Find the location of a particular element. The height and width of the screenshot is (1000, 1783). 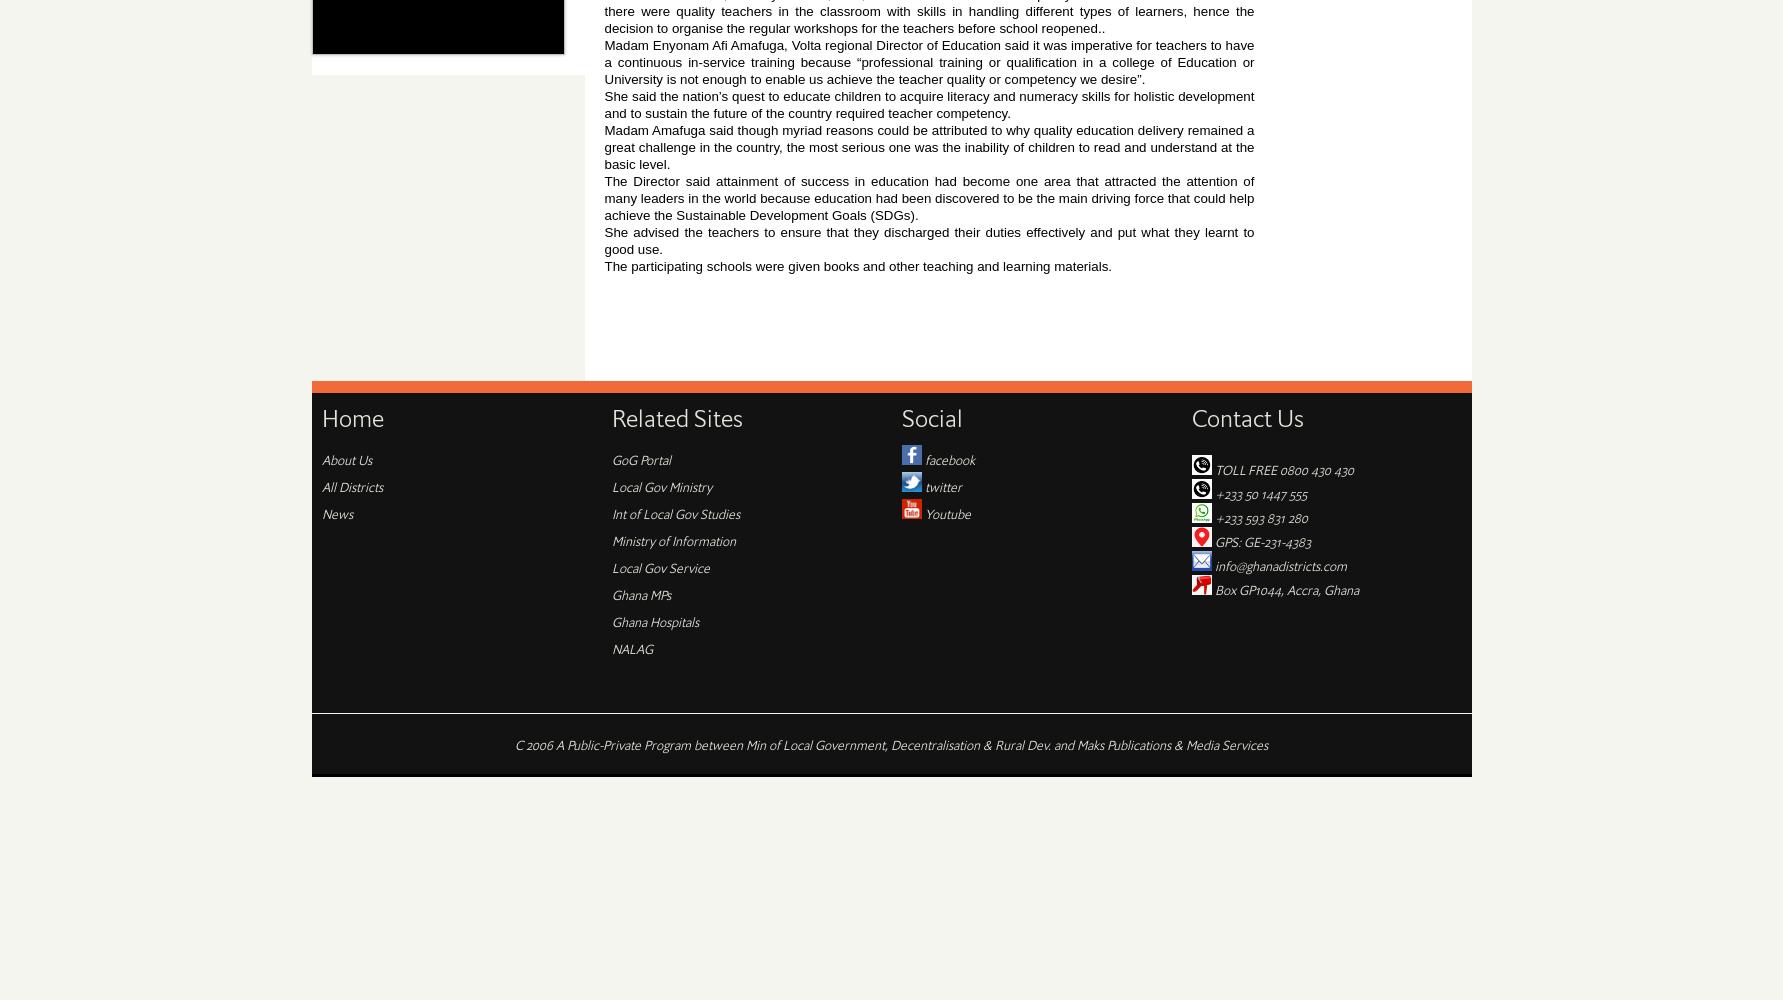

'All Districts' is located at coordinates (350, 485).